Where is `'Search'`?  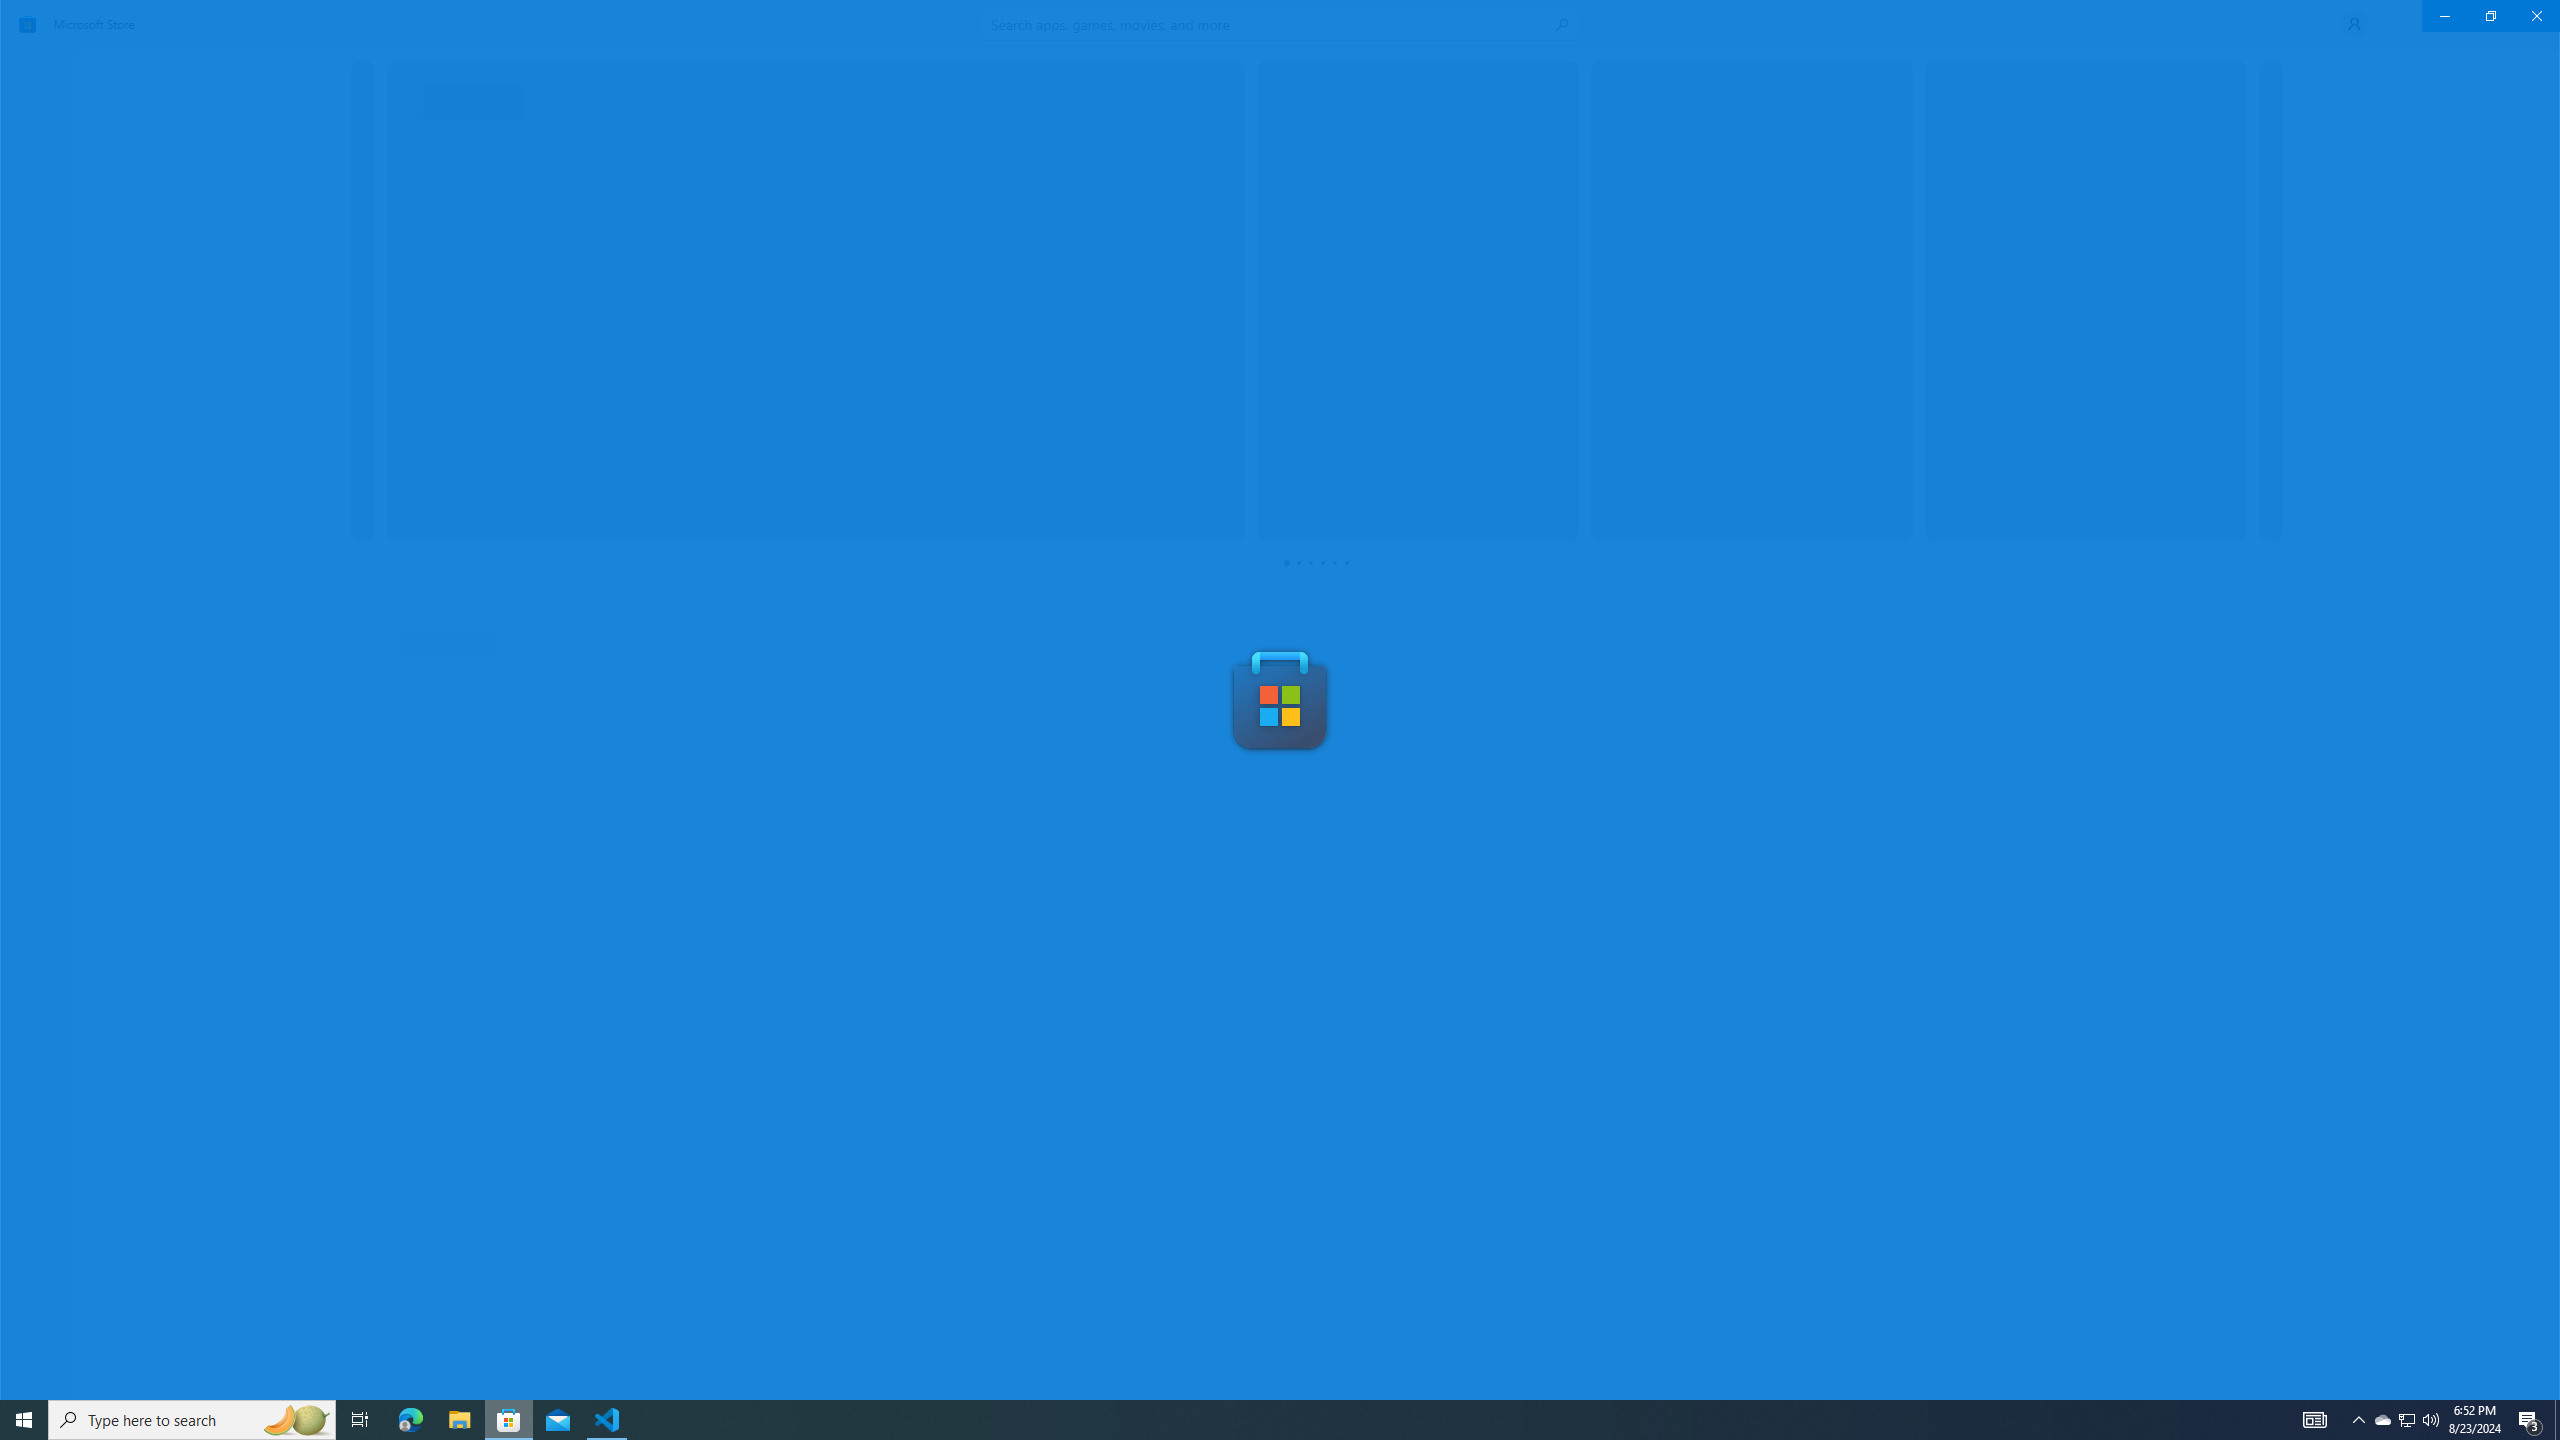 'Search' is located at coordinates (1280, 23).